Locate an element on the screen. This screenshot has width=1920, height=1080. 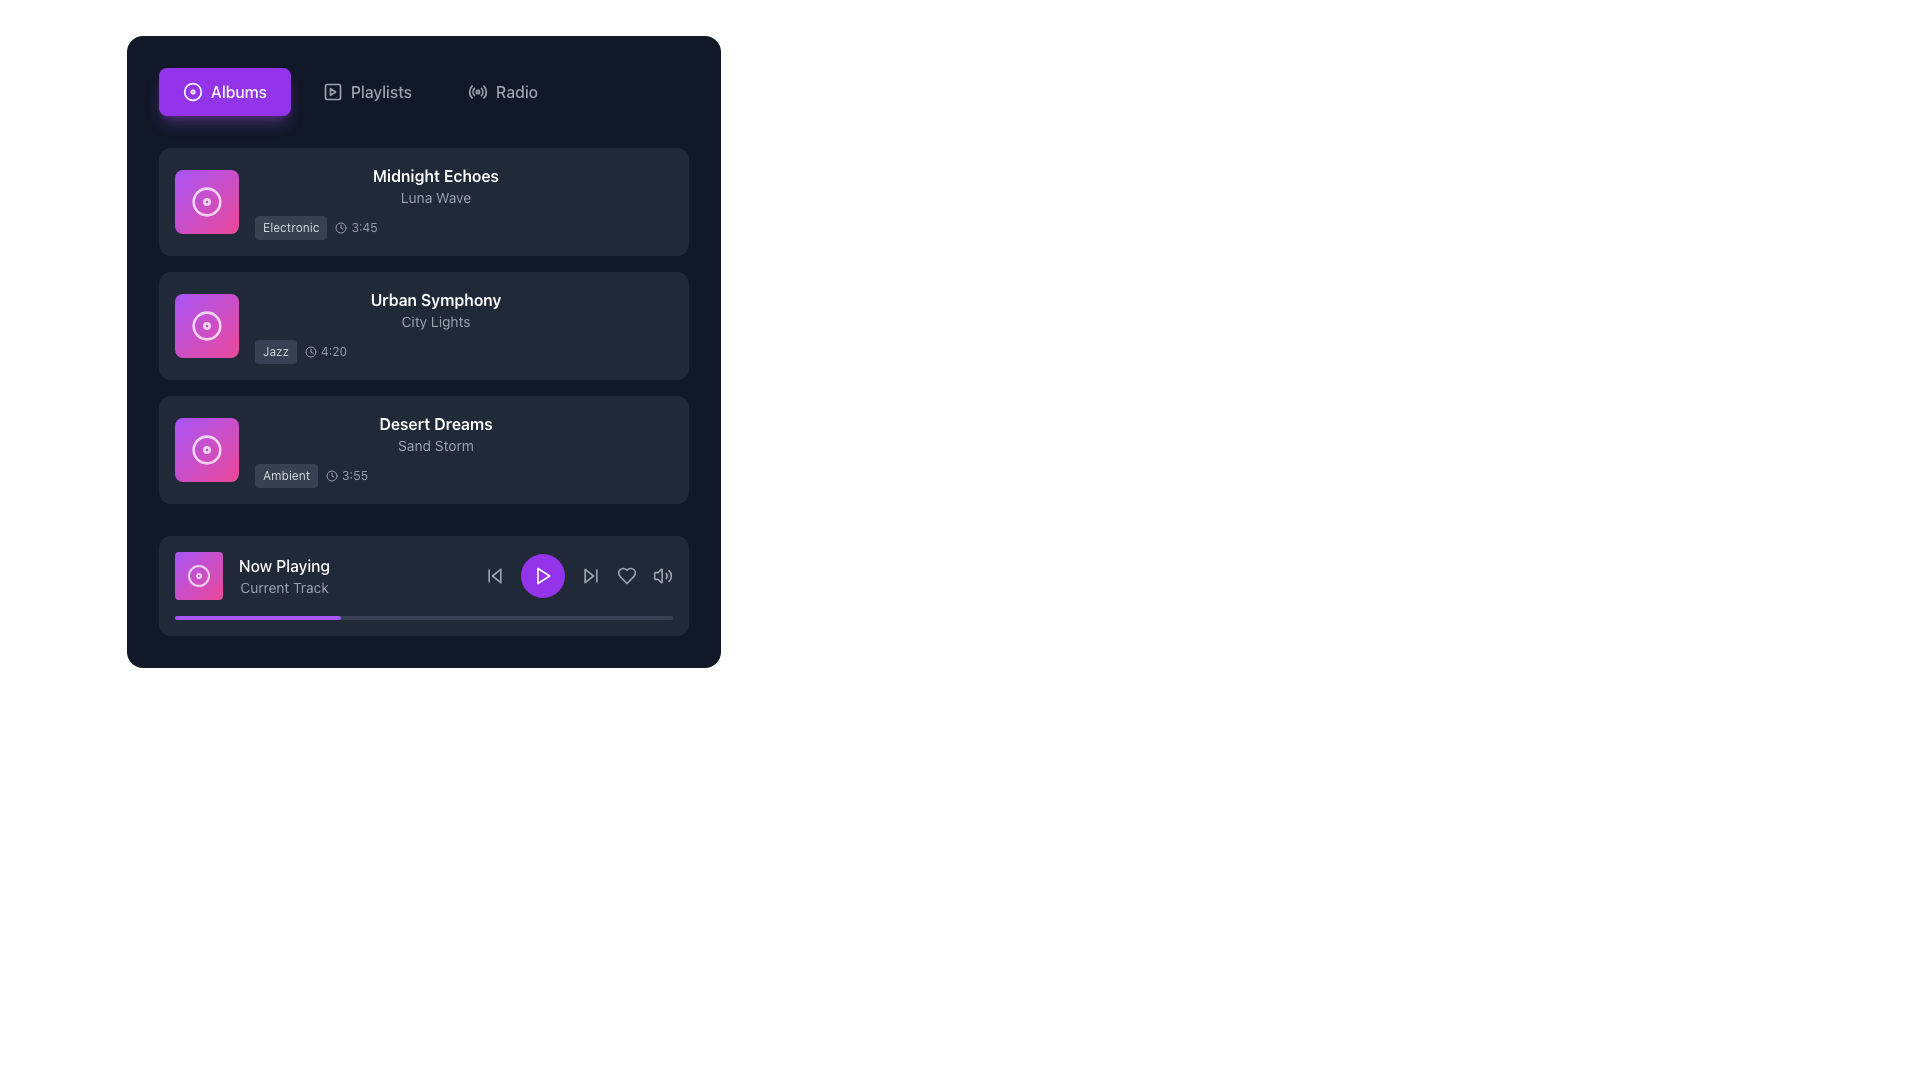
the first list item containing the song title 'Midnight Echoes' is located at coordinates (435, 201).